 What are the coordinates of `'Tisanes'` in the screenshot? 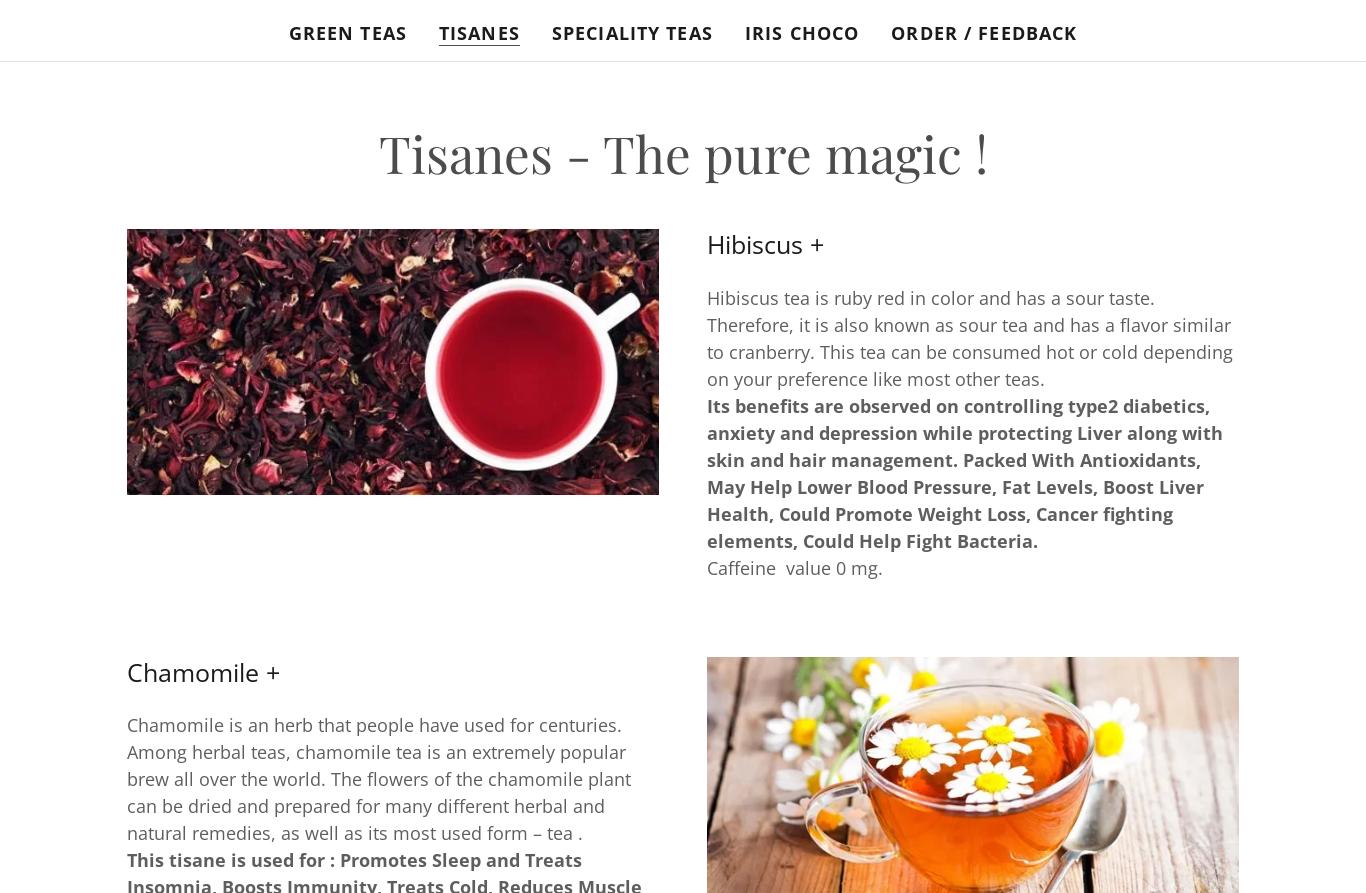 It's located at (478, 33).